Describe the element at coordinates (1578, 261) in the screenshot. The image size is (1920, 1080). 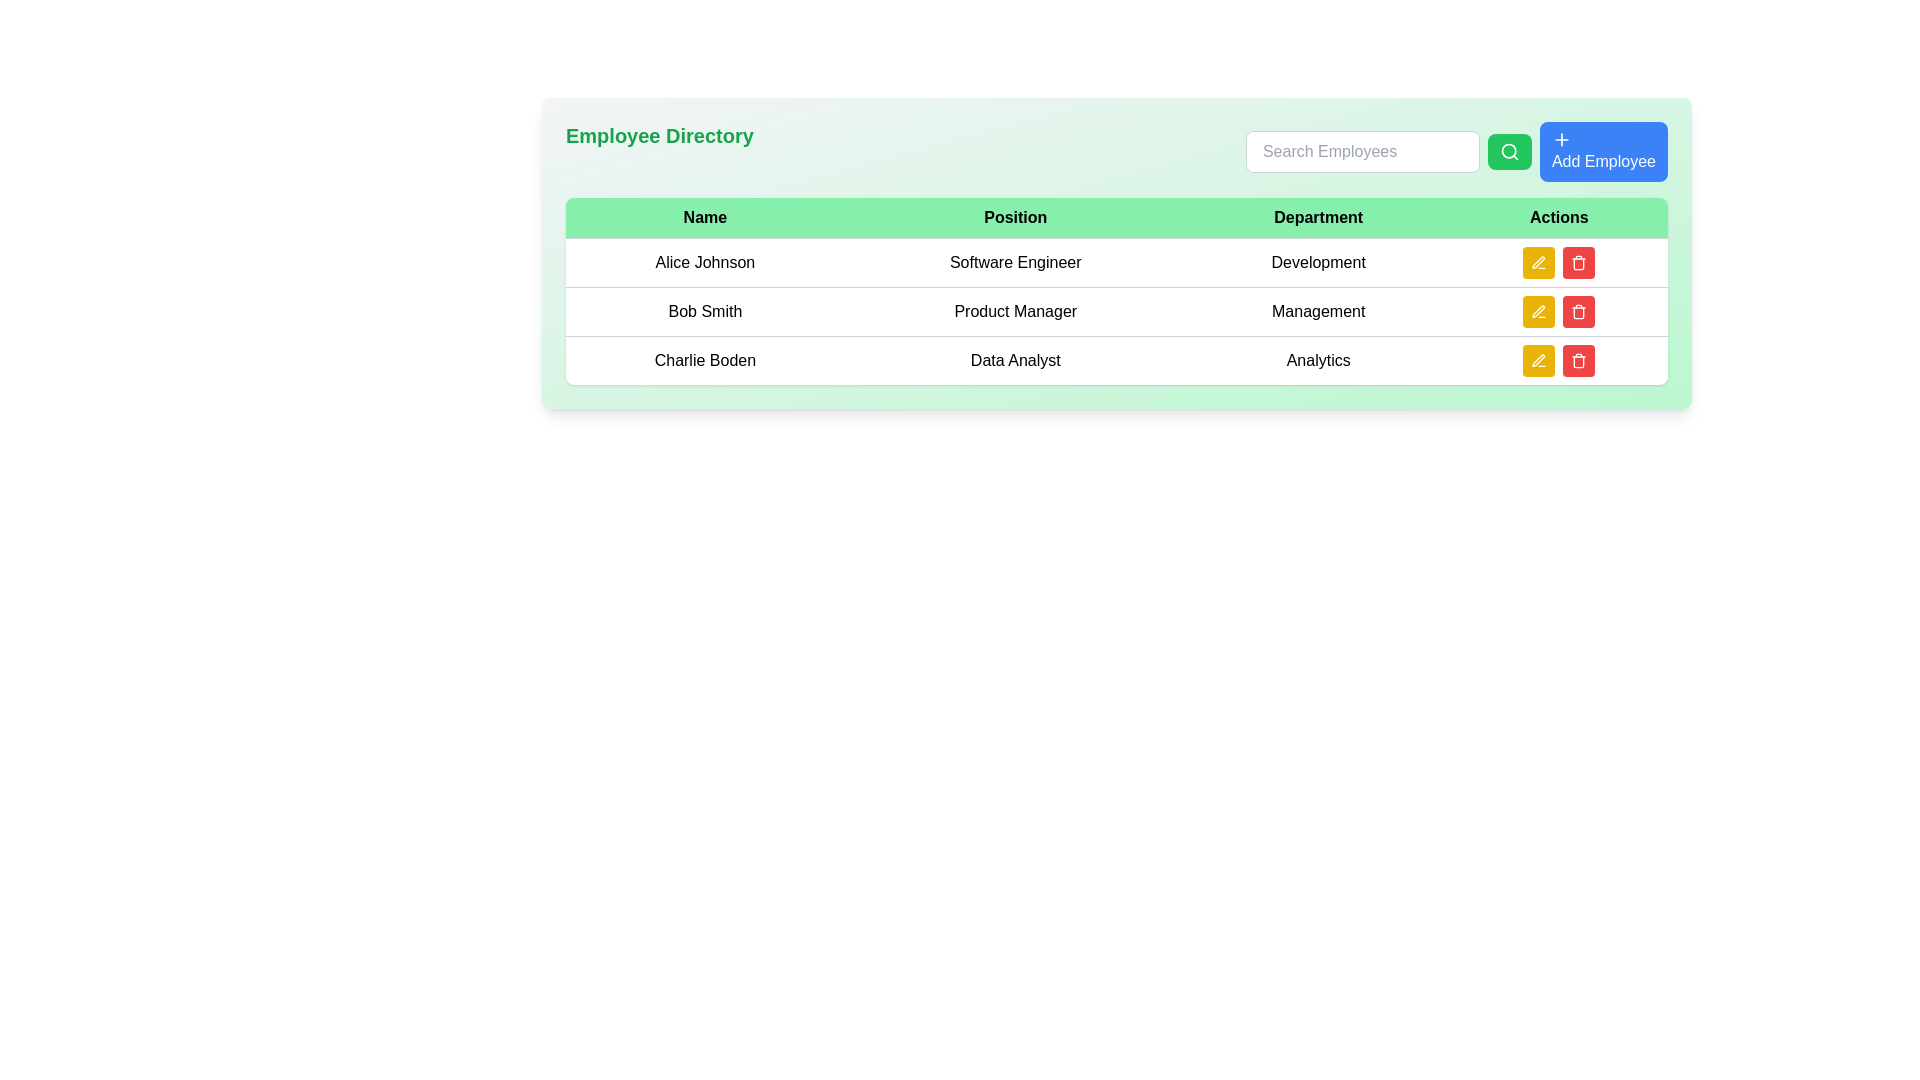
I see `the red delete button with a trash can icon located at the far right of the table row` at that location.